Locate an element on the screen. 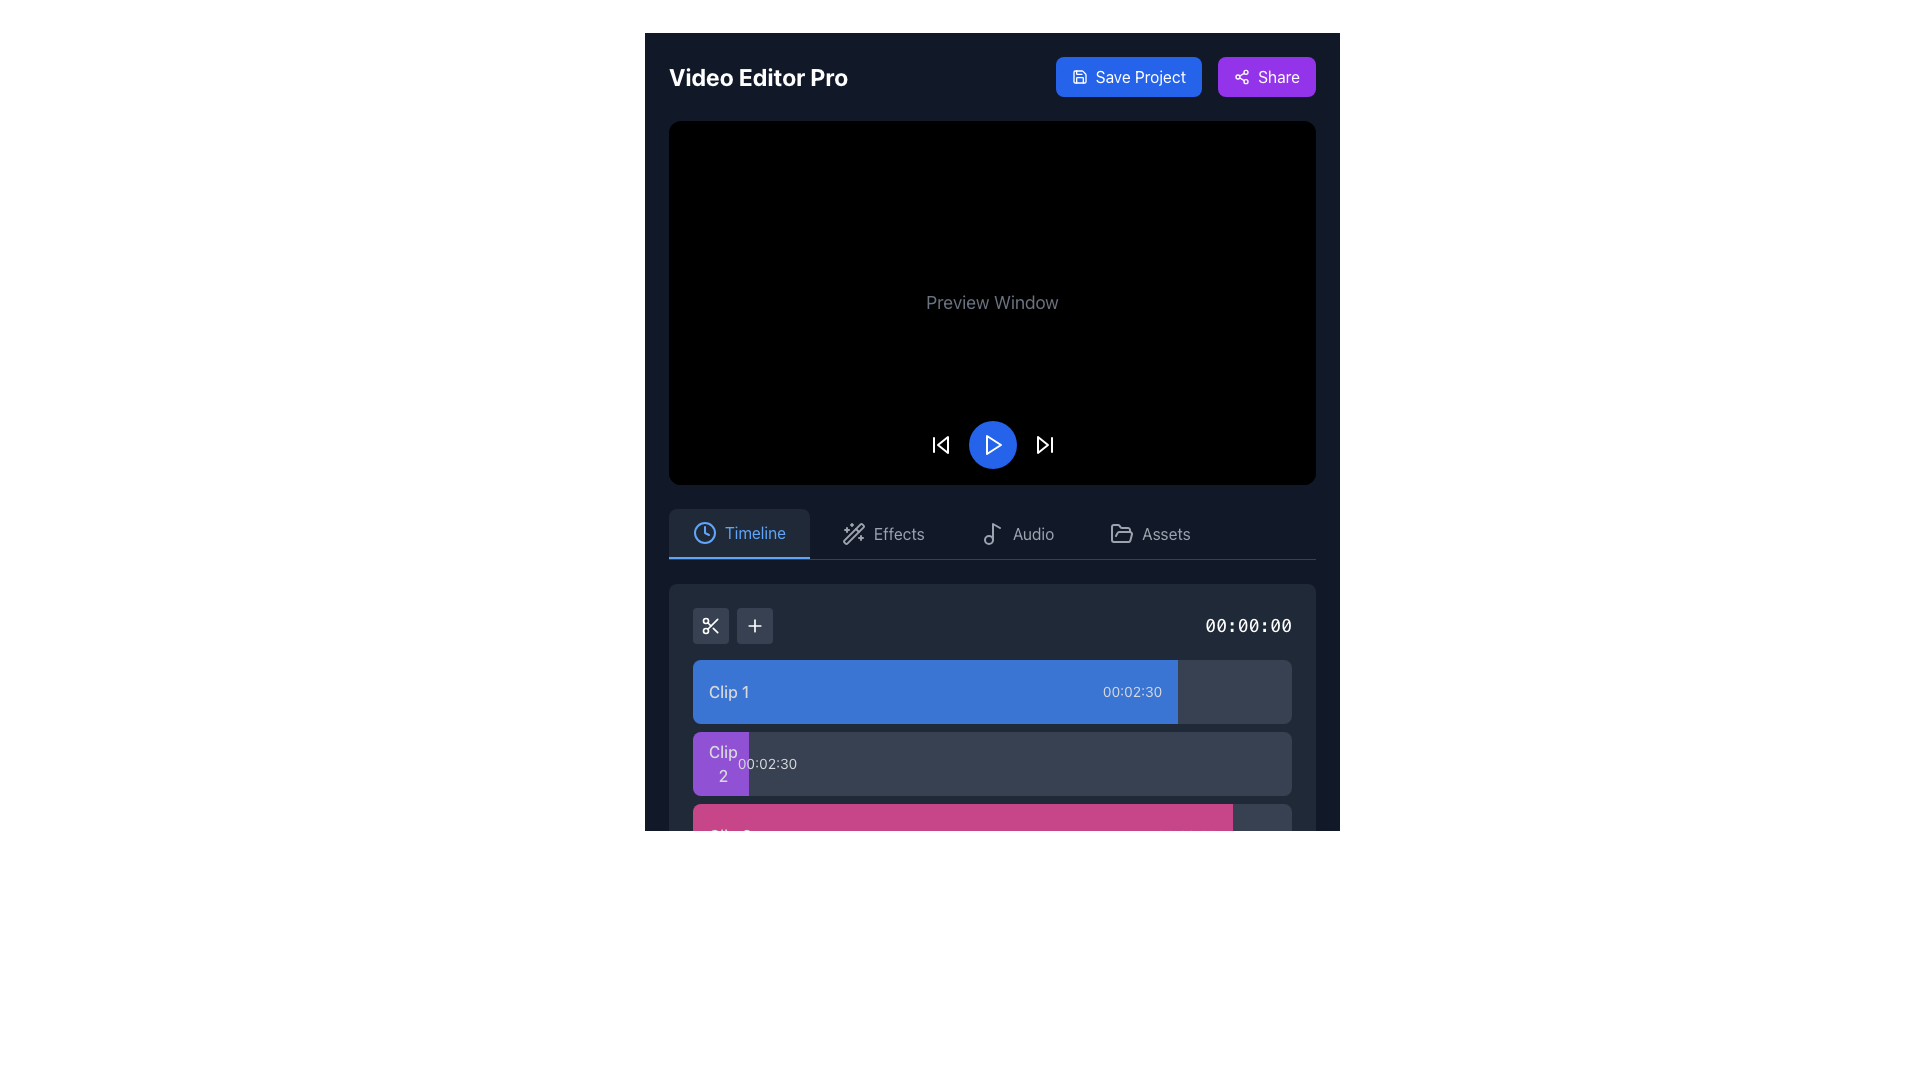 The image size is (1920, 1080). the 'Audio' text label in the navigation tab is located at coordinates (1033, 532).